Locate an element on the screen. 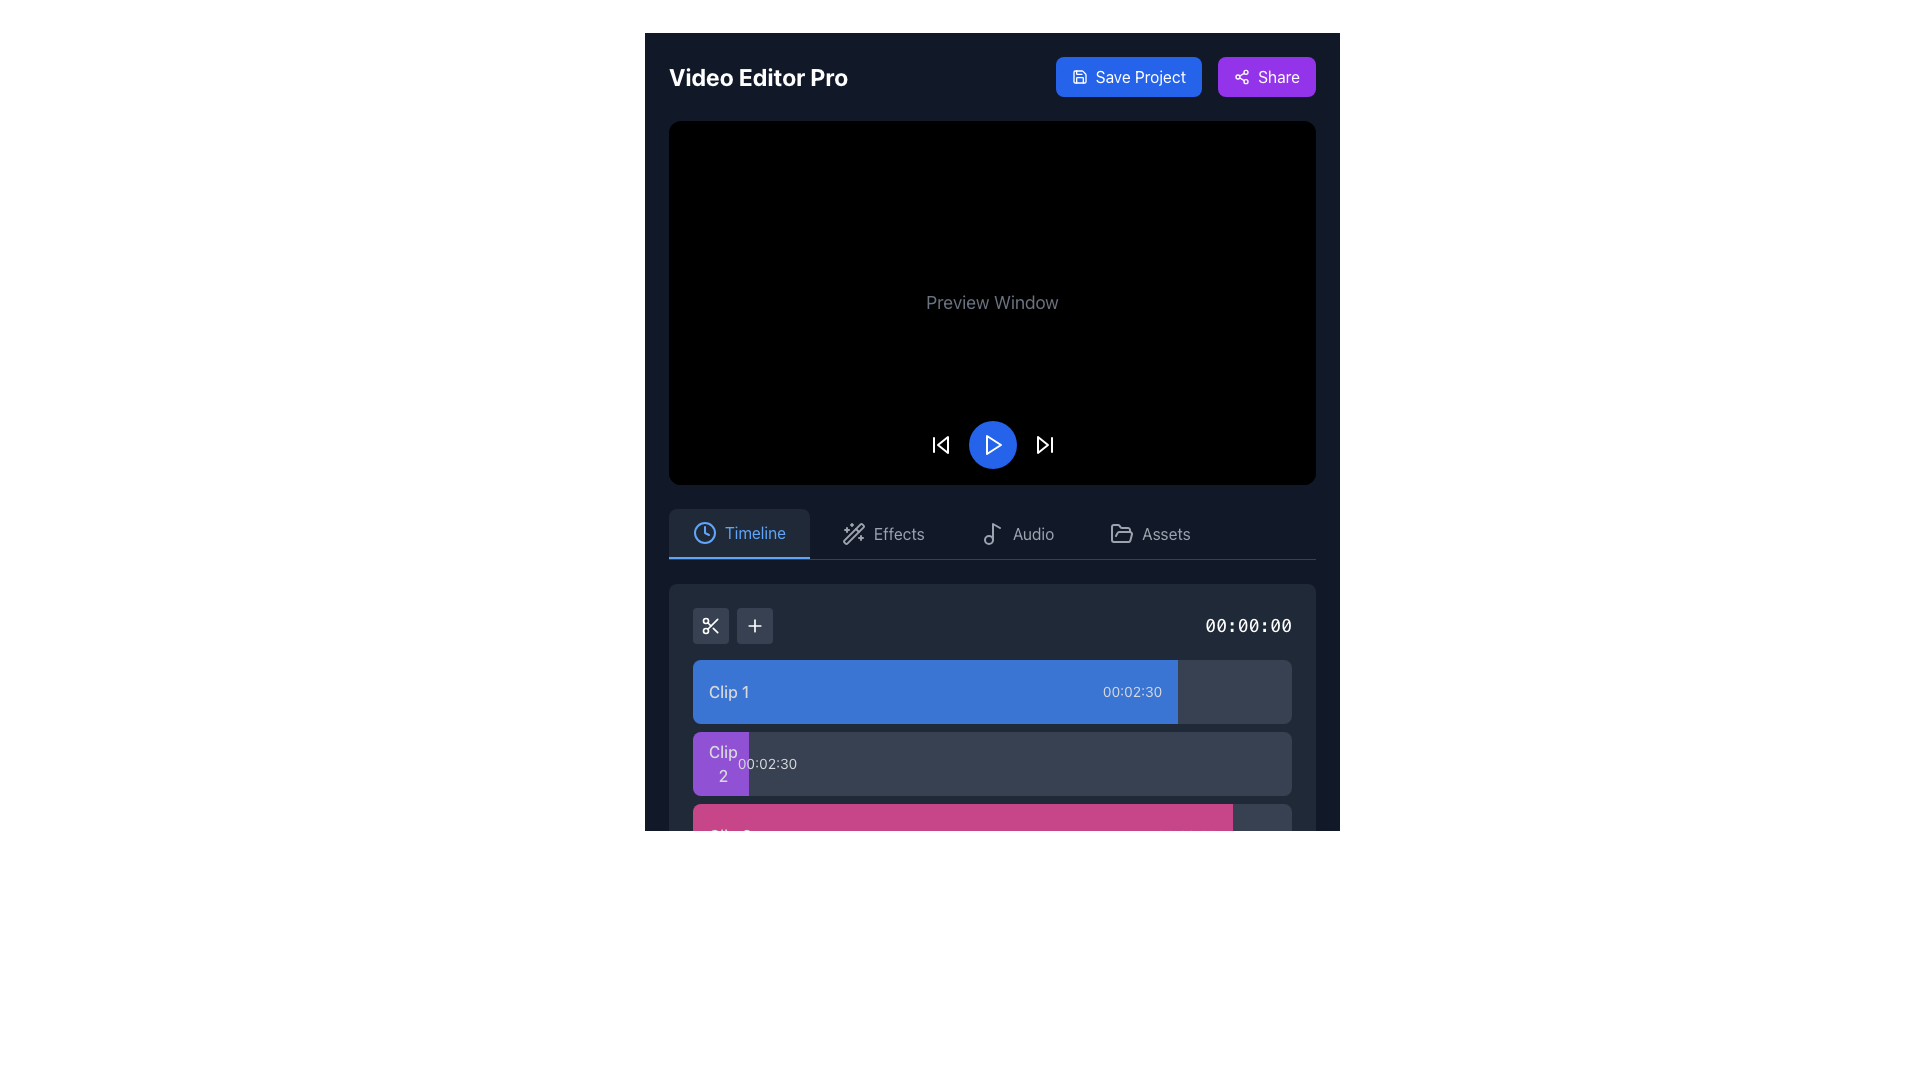 The image size is (1920, 1080). the 'Audio' text label in the navigation tab is located at coordinates (1033, 532).